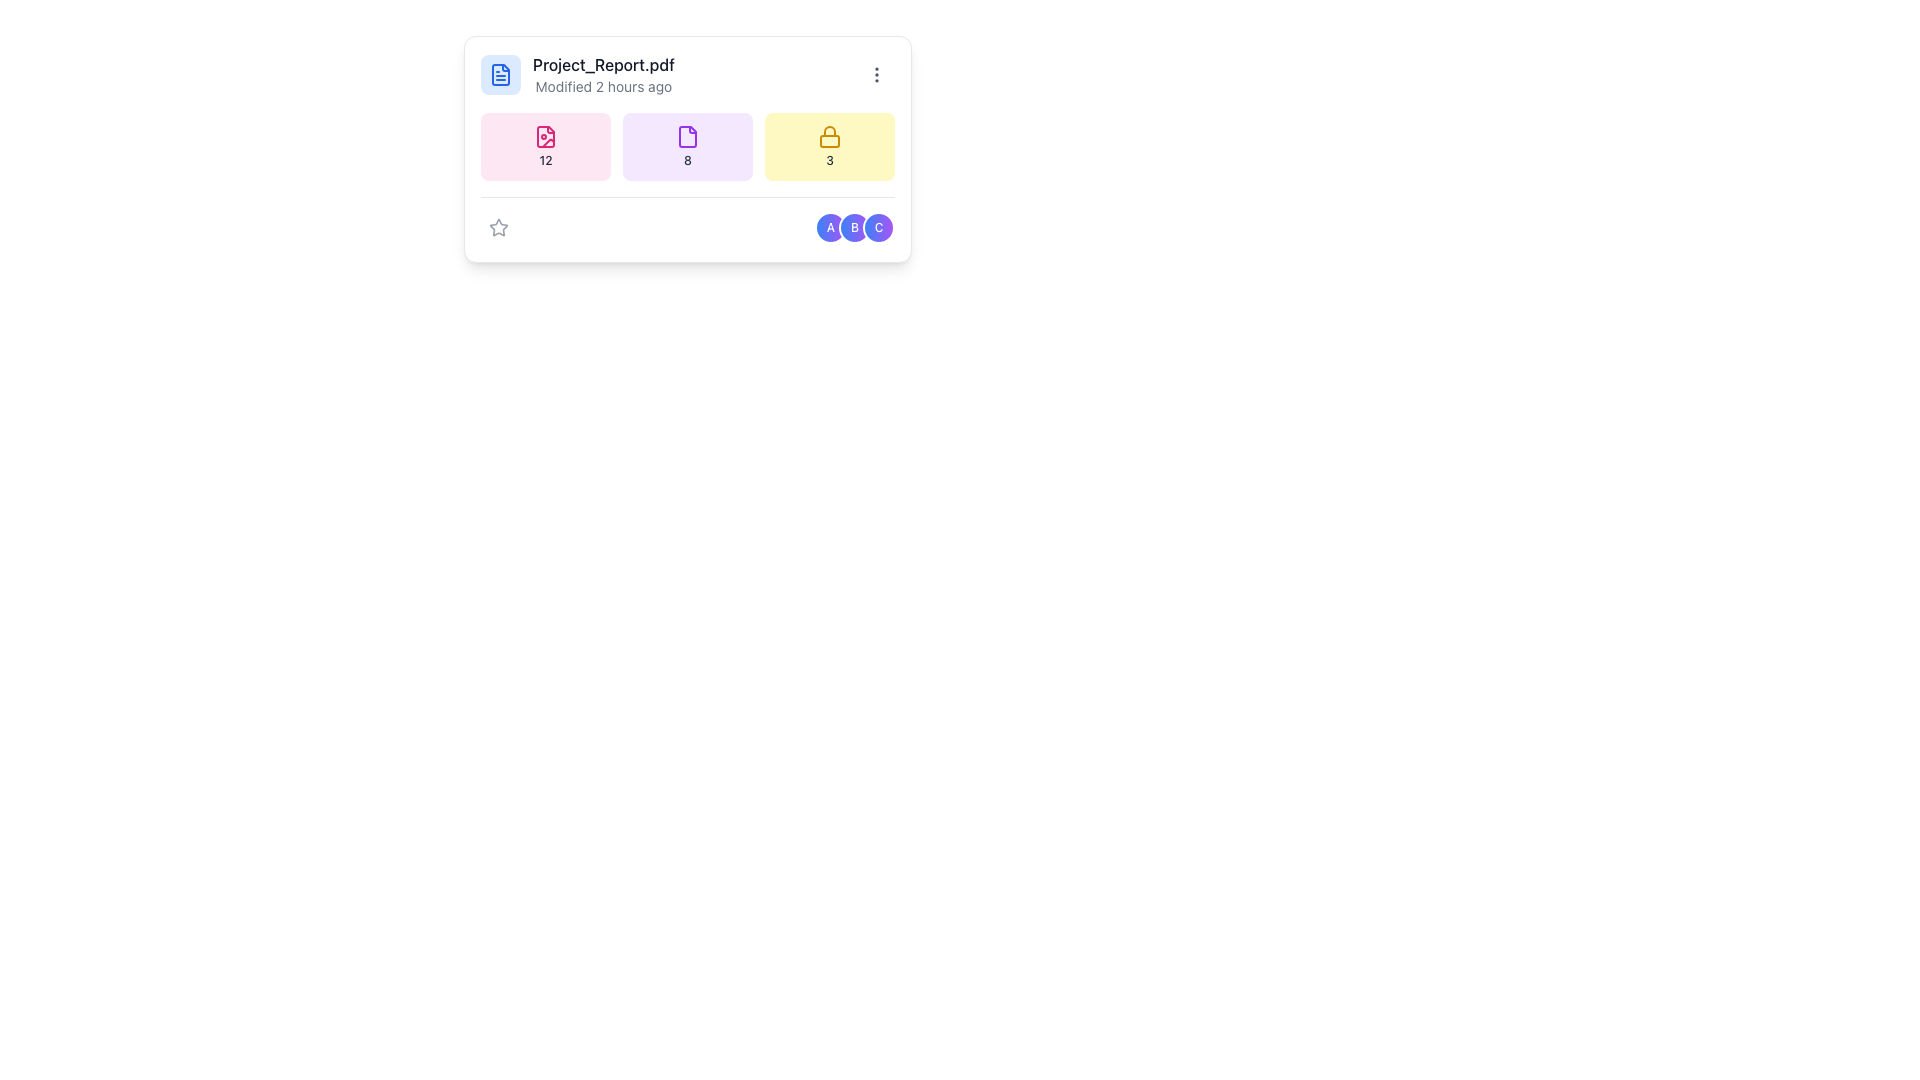 The width and height of the screenshot is (1920, 1080). What do you see at coordinates (500, 73) in the screenshot?
I see `the document icon representing 'Project_Report.pdf', located in the top-left corner of the card, before the file name and modification timestamp` at bounding box center [500, 73].